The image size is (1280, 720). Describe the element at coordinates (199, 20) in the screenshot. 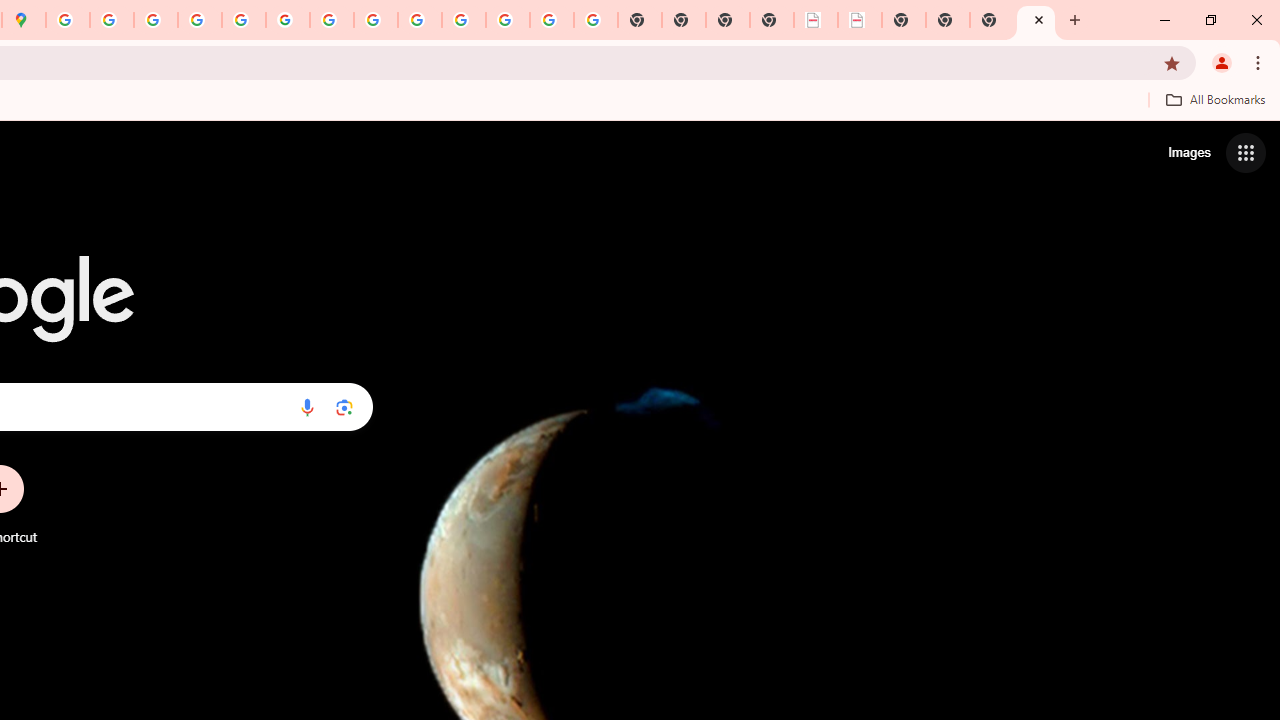

I see `'Privacy Help Center - Policies Help'` at that location.